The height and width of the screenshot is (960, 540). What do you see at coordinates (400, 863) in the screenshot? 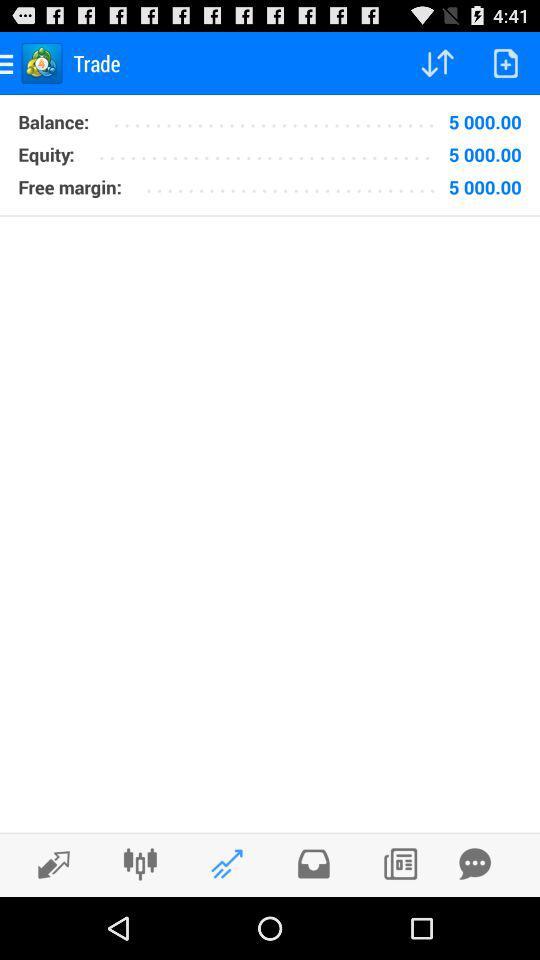
I see `the icon which is right to the message icon` at bounding box center [400, 863].